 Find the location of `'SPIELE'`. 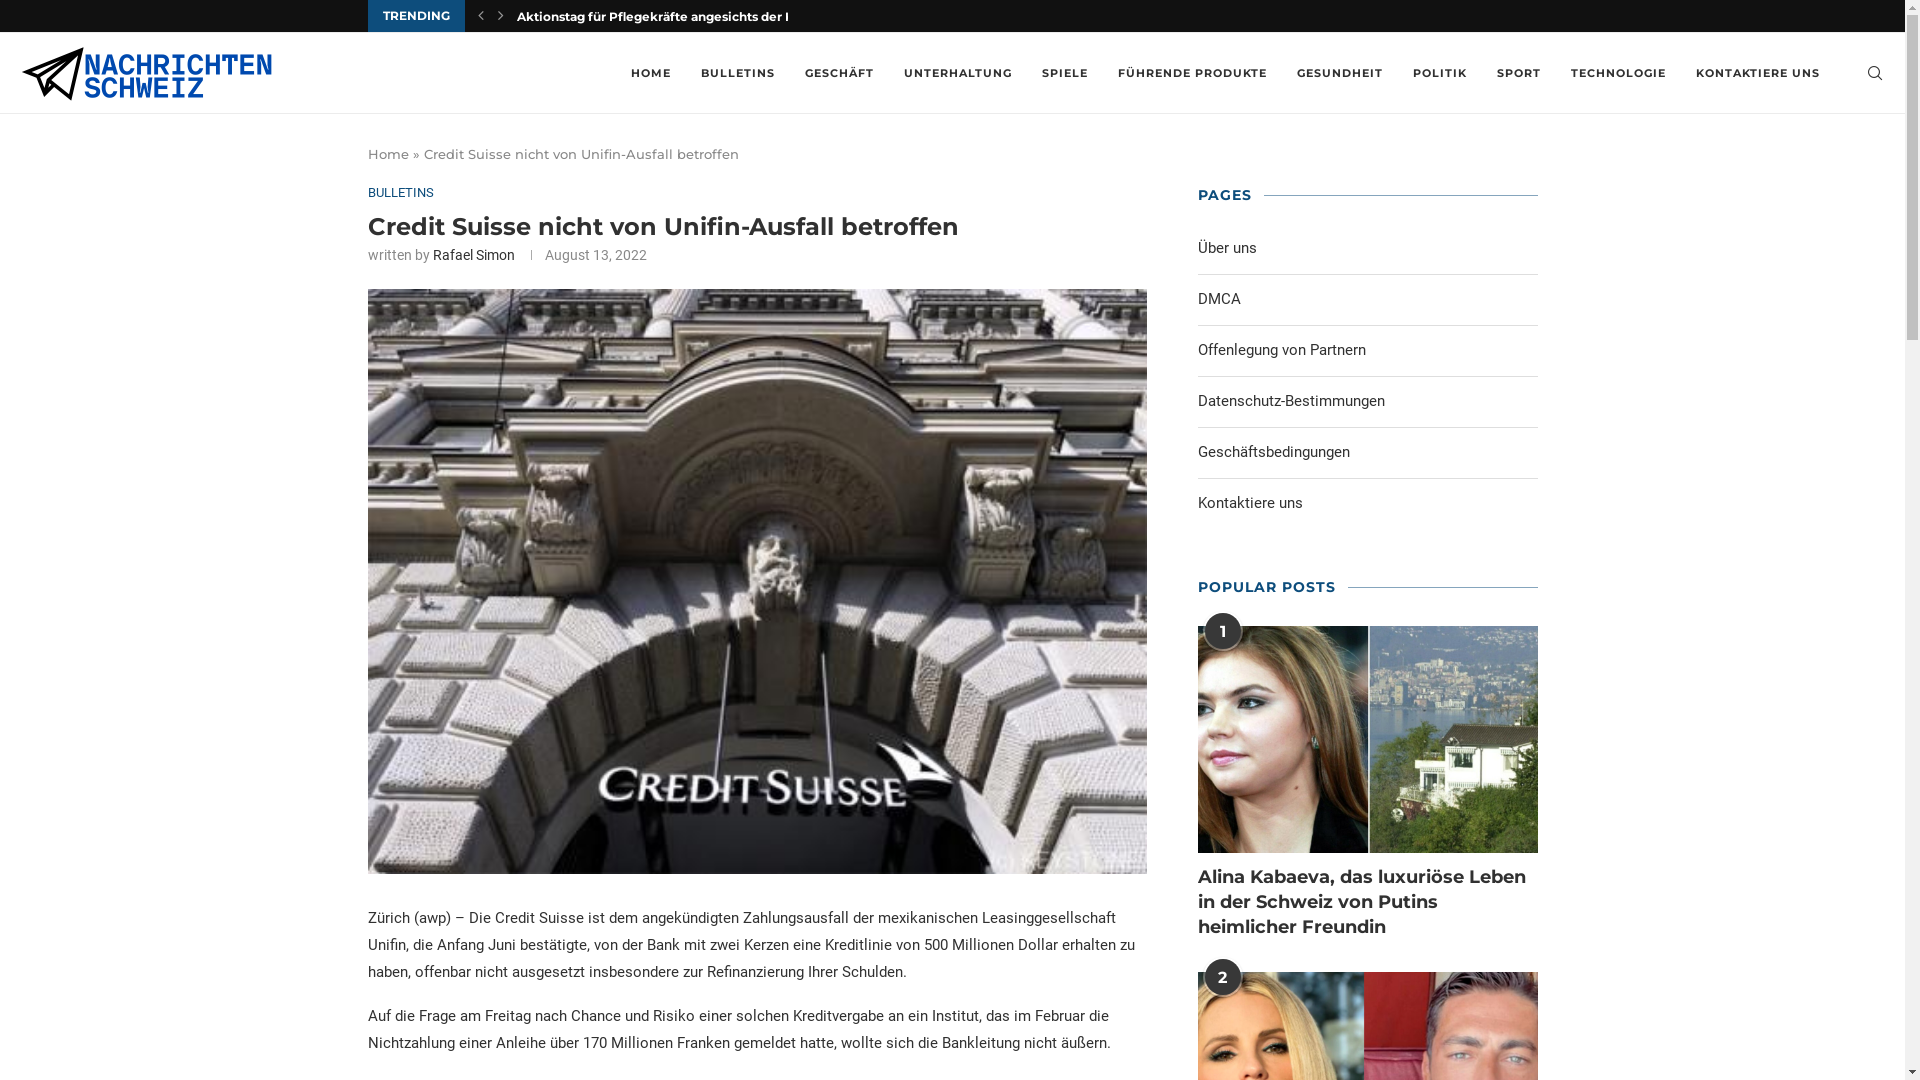

'SPIELE' is located at coordinates (1064, 72).